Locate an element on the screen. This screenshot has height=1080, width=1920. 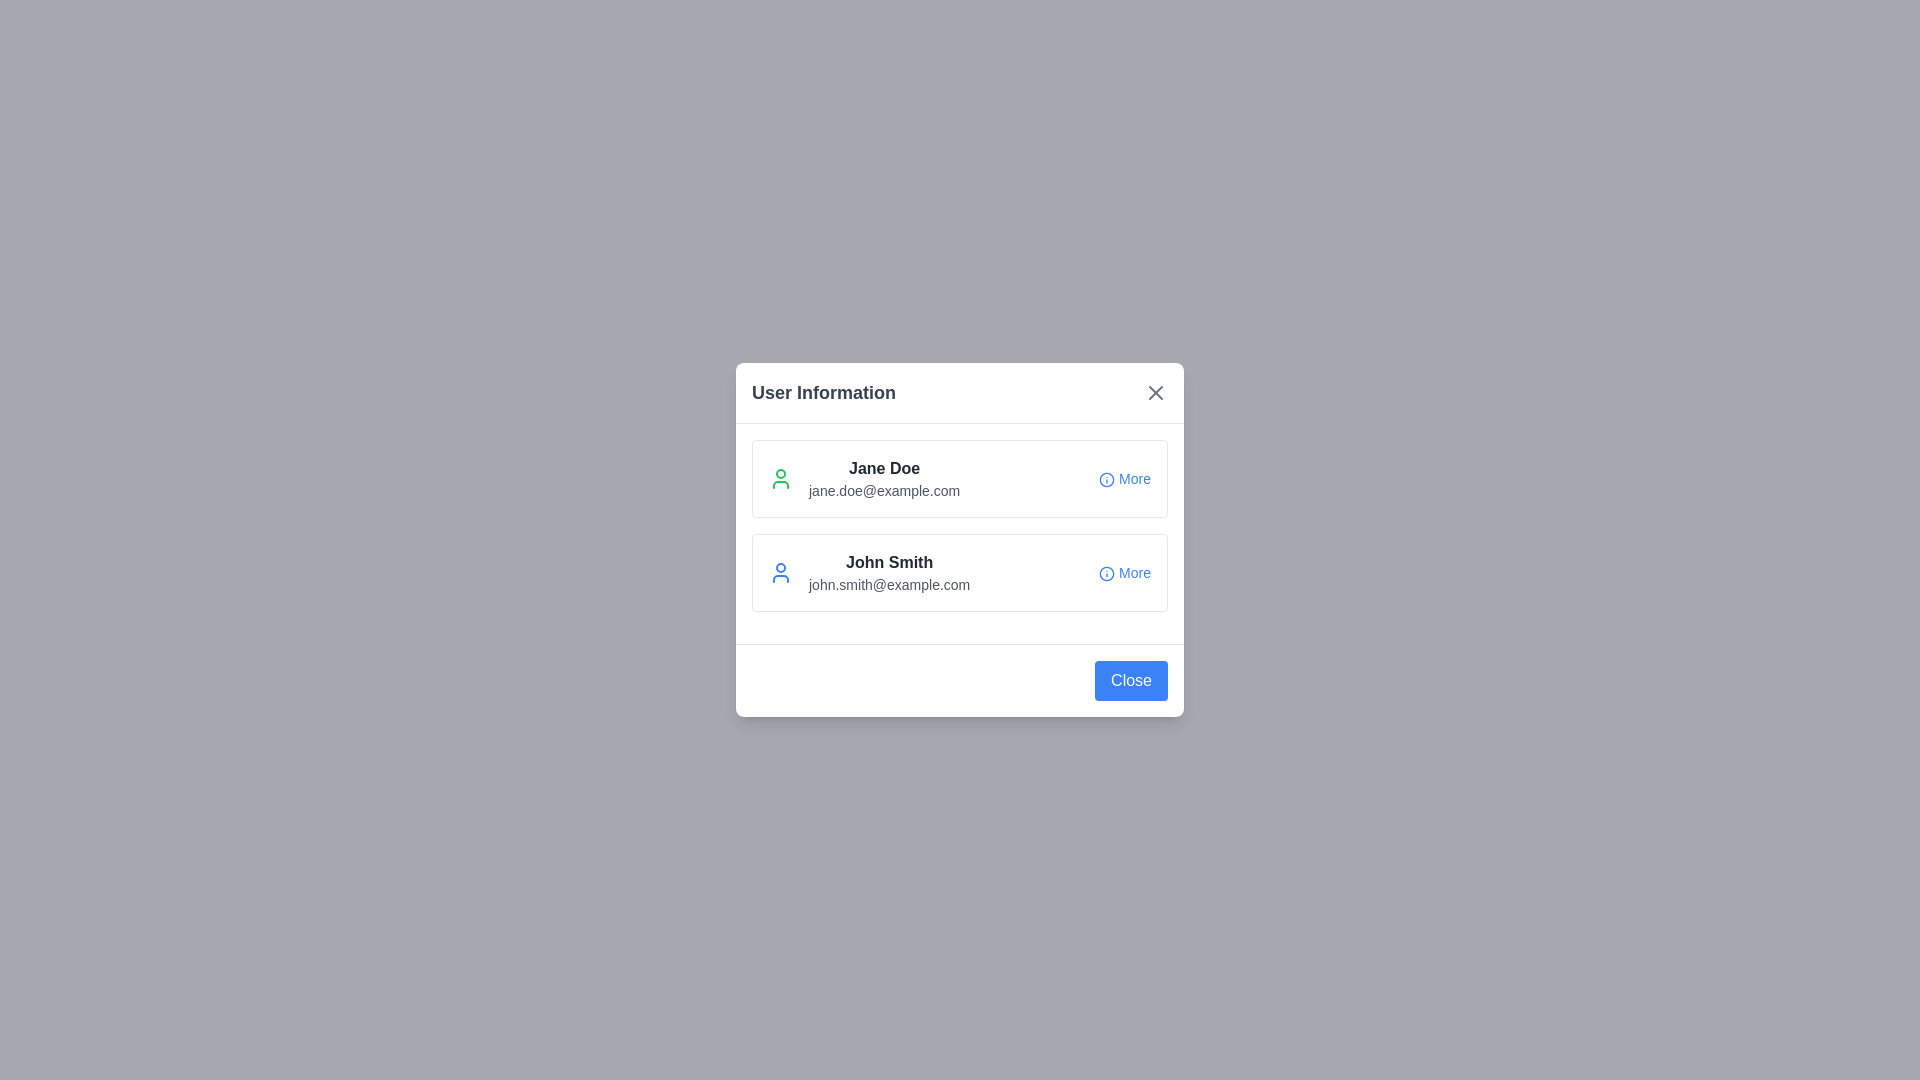
close button in the dialog header to close the dialog is located at coordinates (1156, 393).